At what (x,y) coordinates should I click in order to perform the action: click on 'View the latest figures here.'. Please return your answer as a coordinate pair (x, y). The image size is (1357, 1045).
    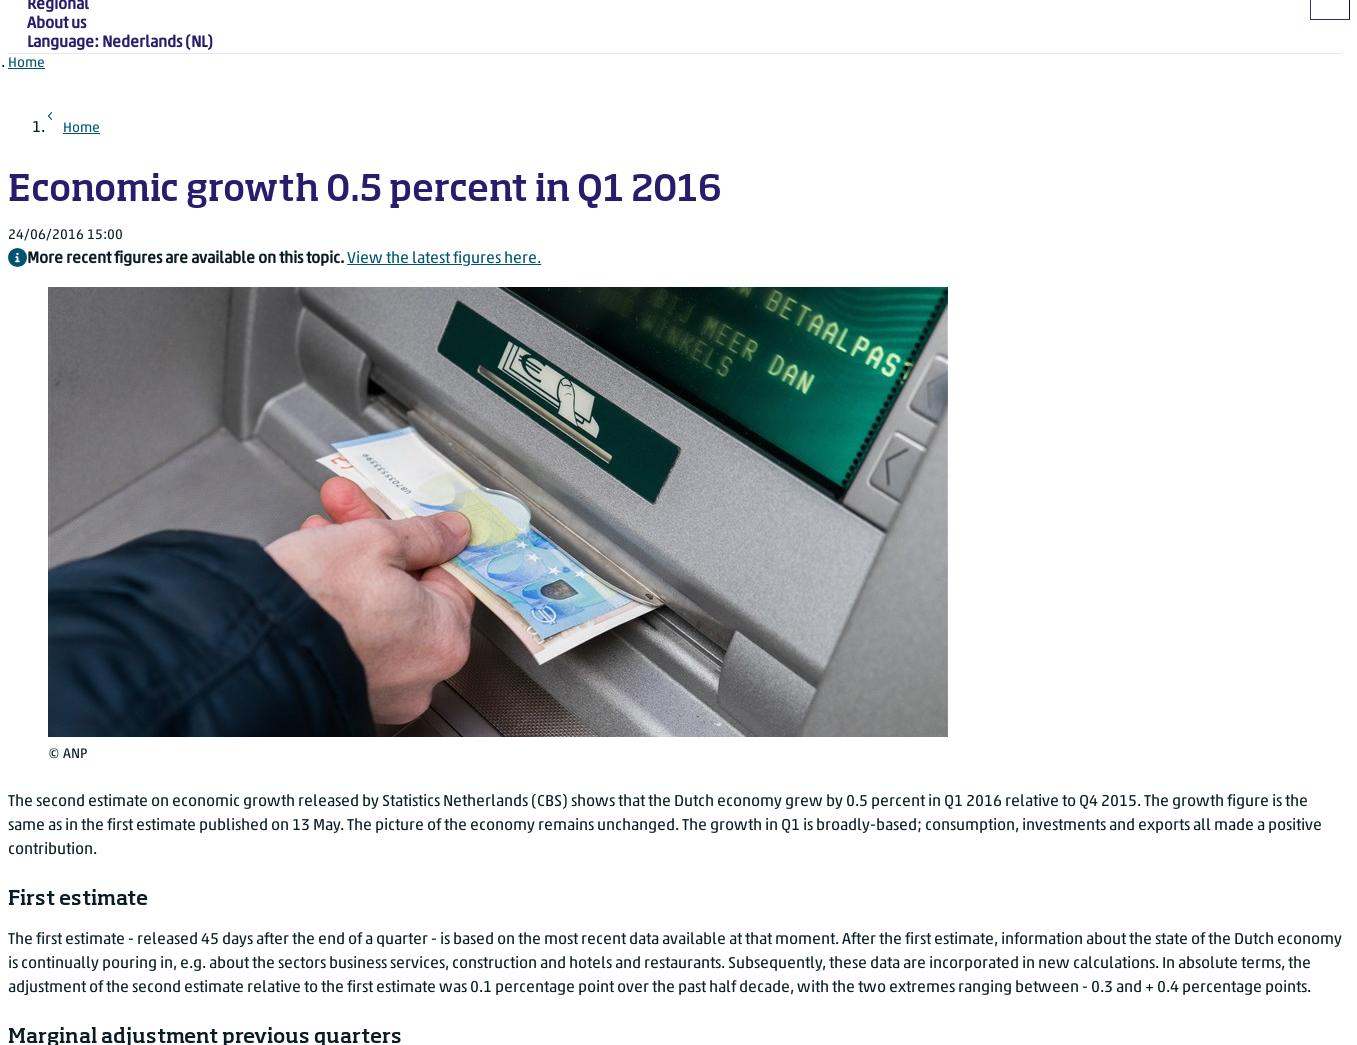
    Looking at the image, I should click on (443, 257).